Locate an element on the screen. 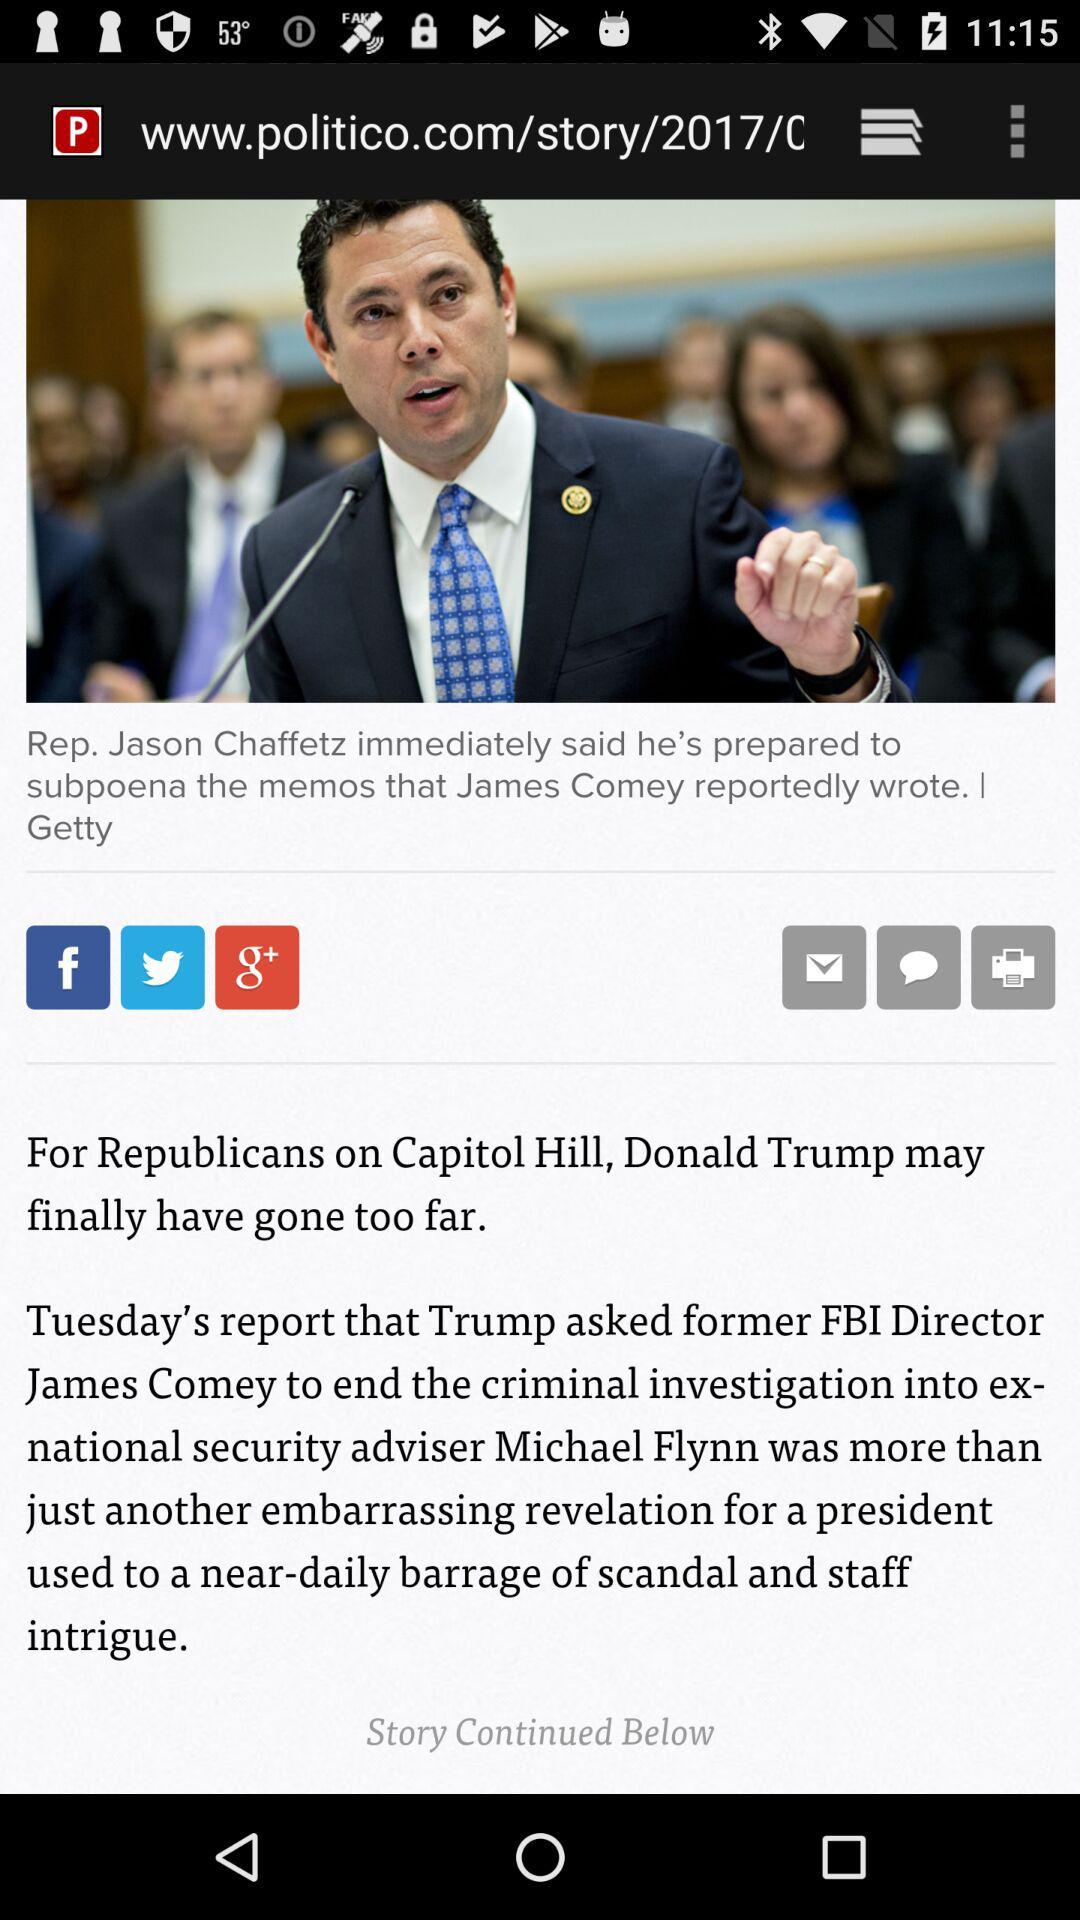 Image resolution: width=1080 pixels, height=1920 pixels. the item to the right of www politico com item is located at coordinates (890, 130).